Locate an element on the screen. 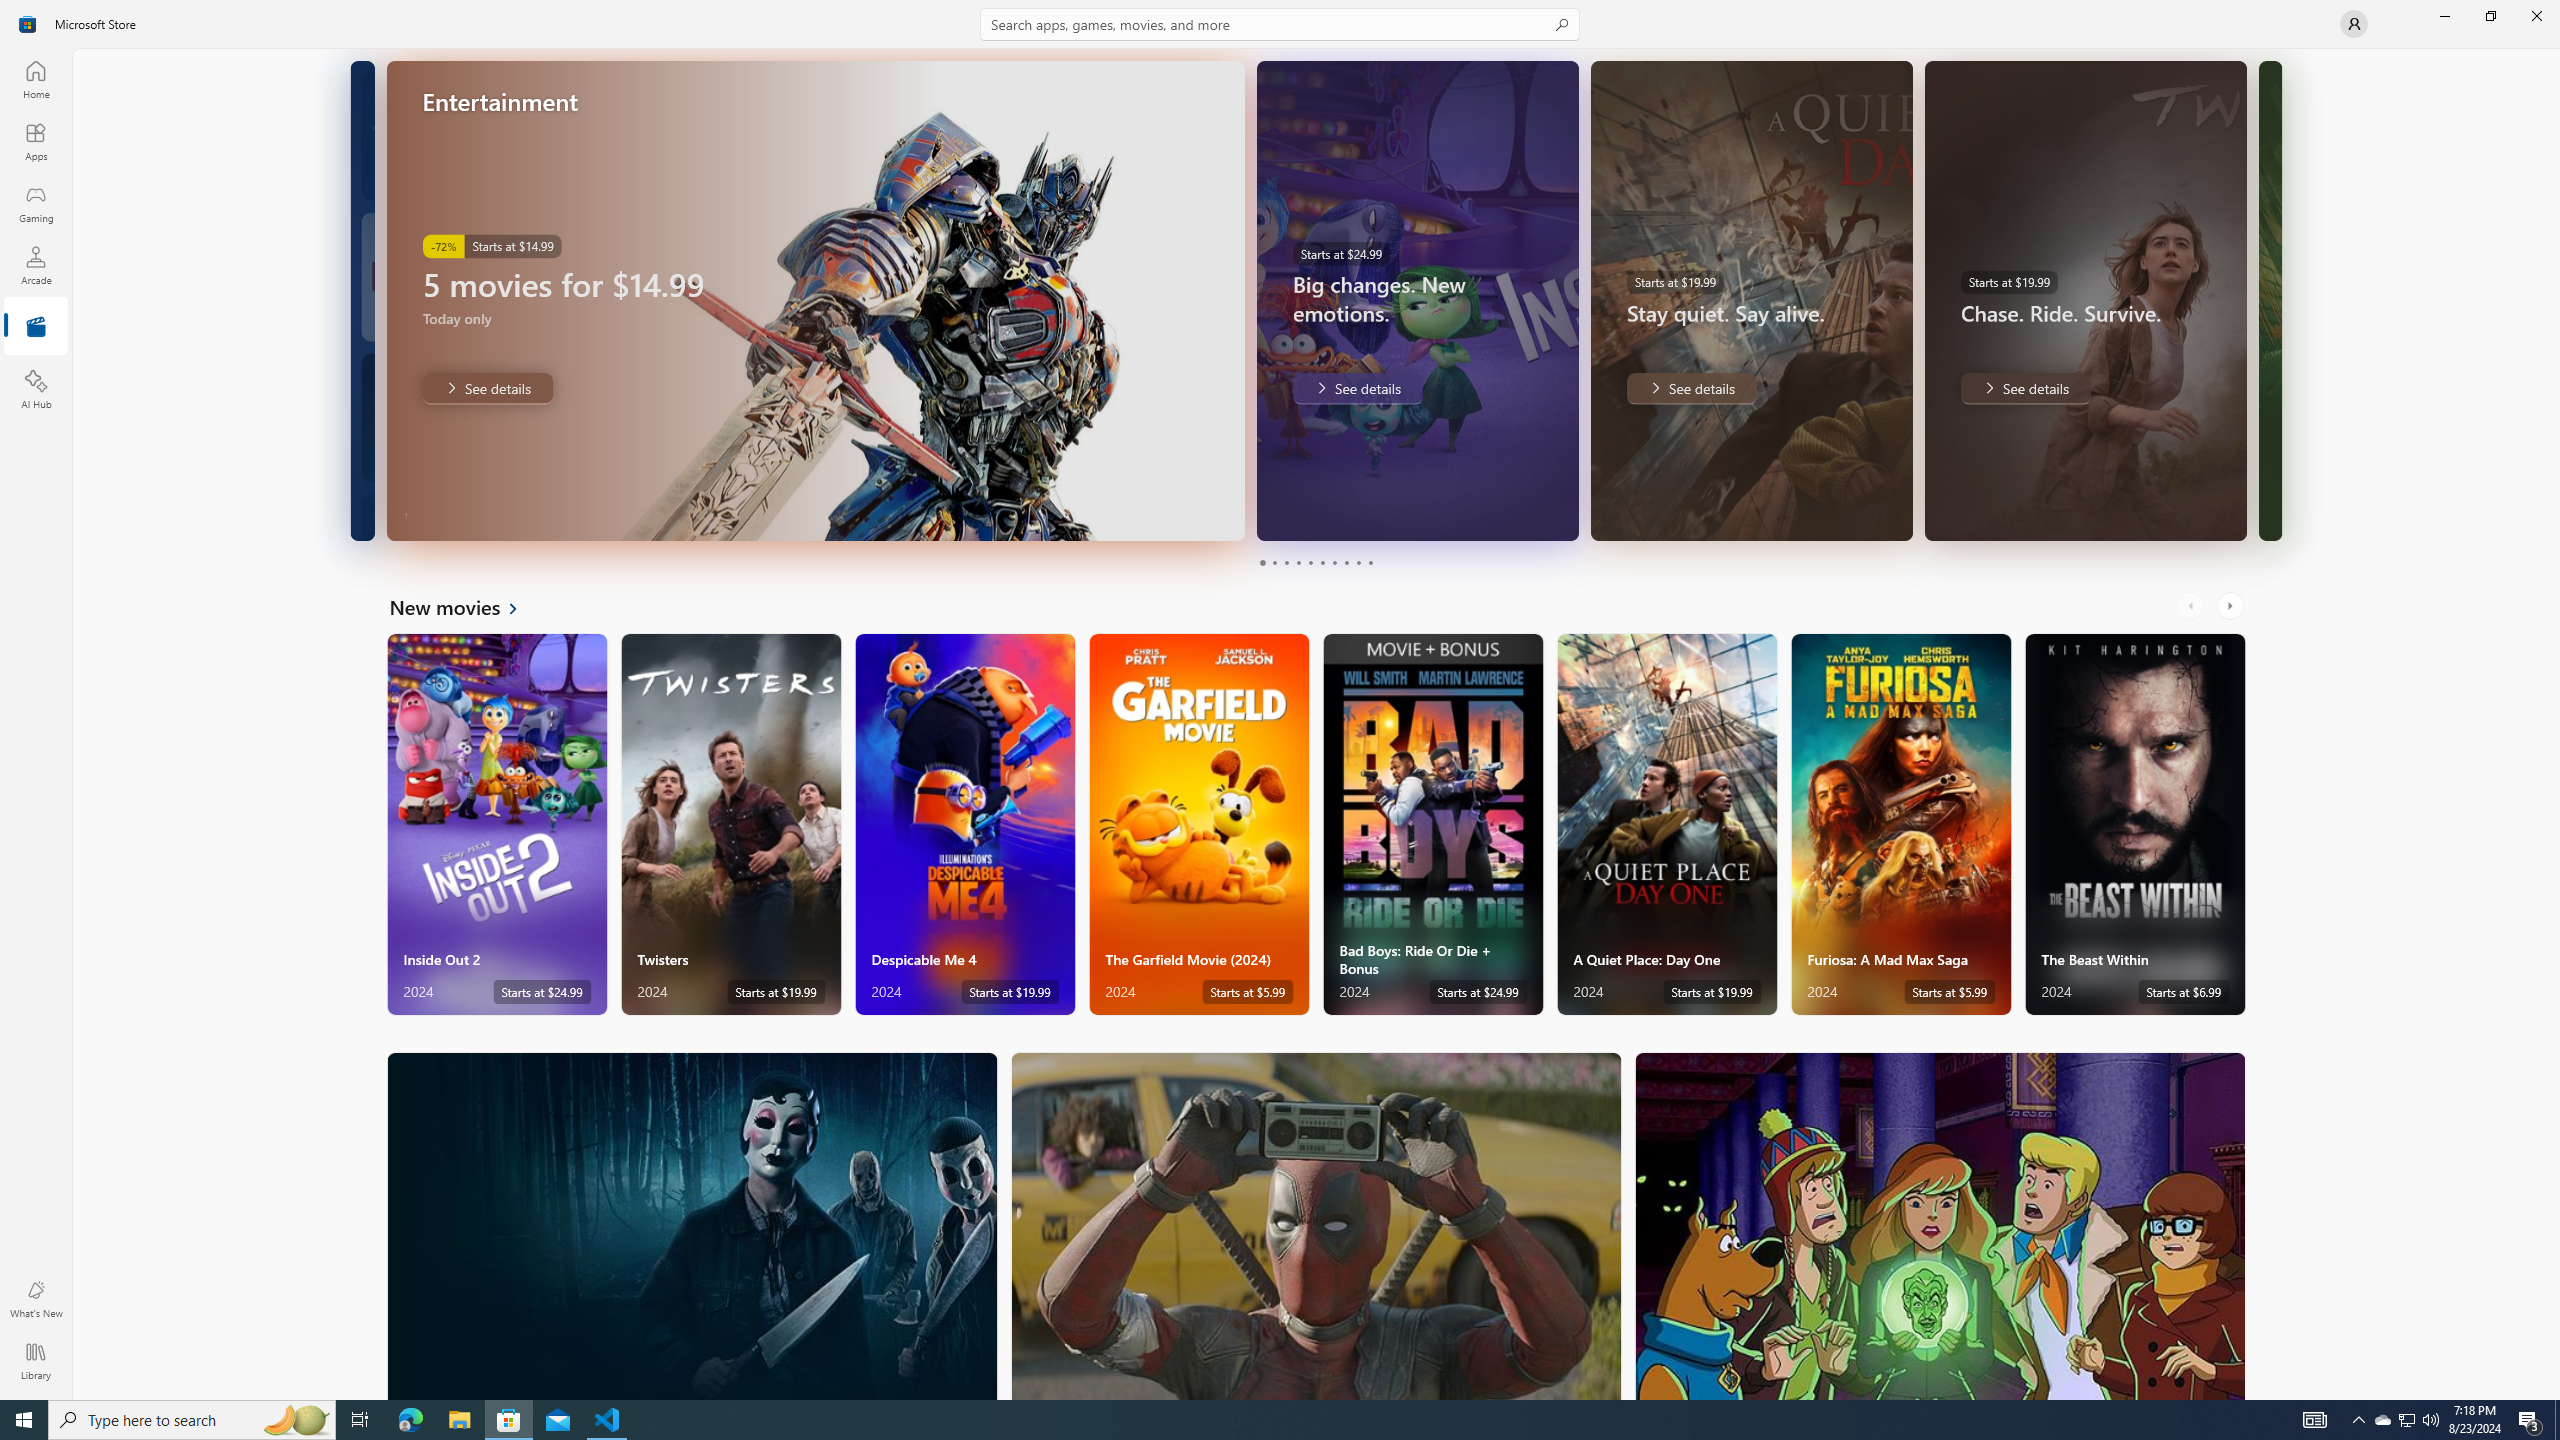 The image size is (2560, 1440). 'What' is located at coordinates (34, 1298).